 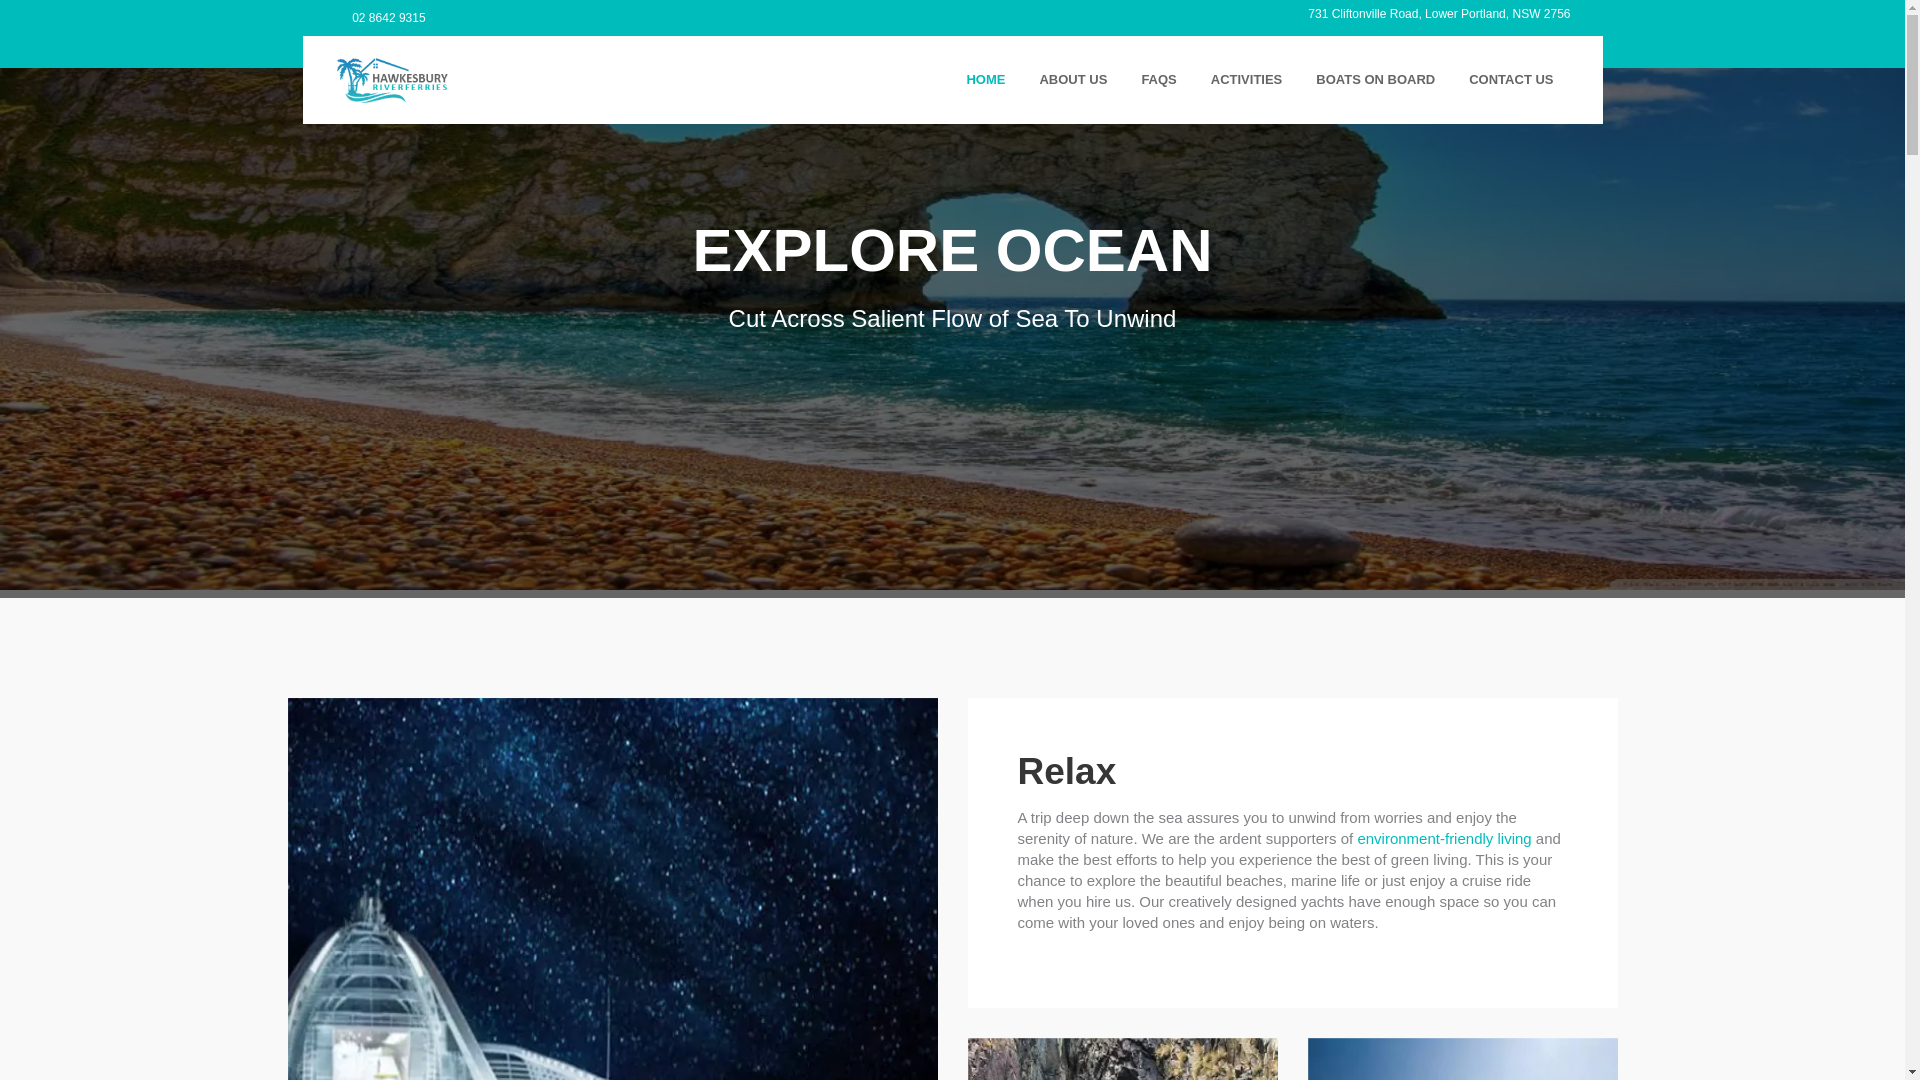 I want to click on 'BOATS ON BOARD', so click(x=1374, y=79).